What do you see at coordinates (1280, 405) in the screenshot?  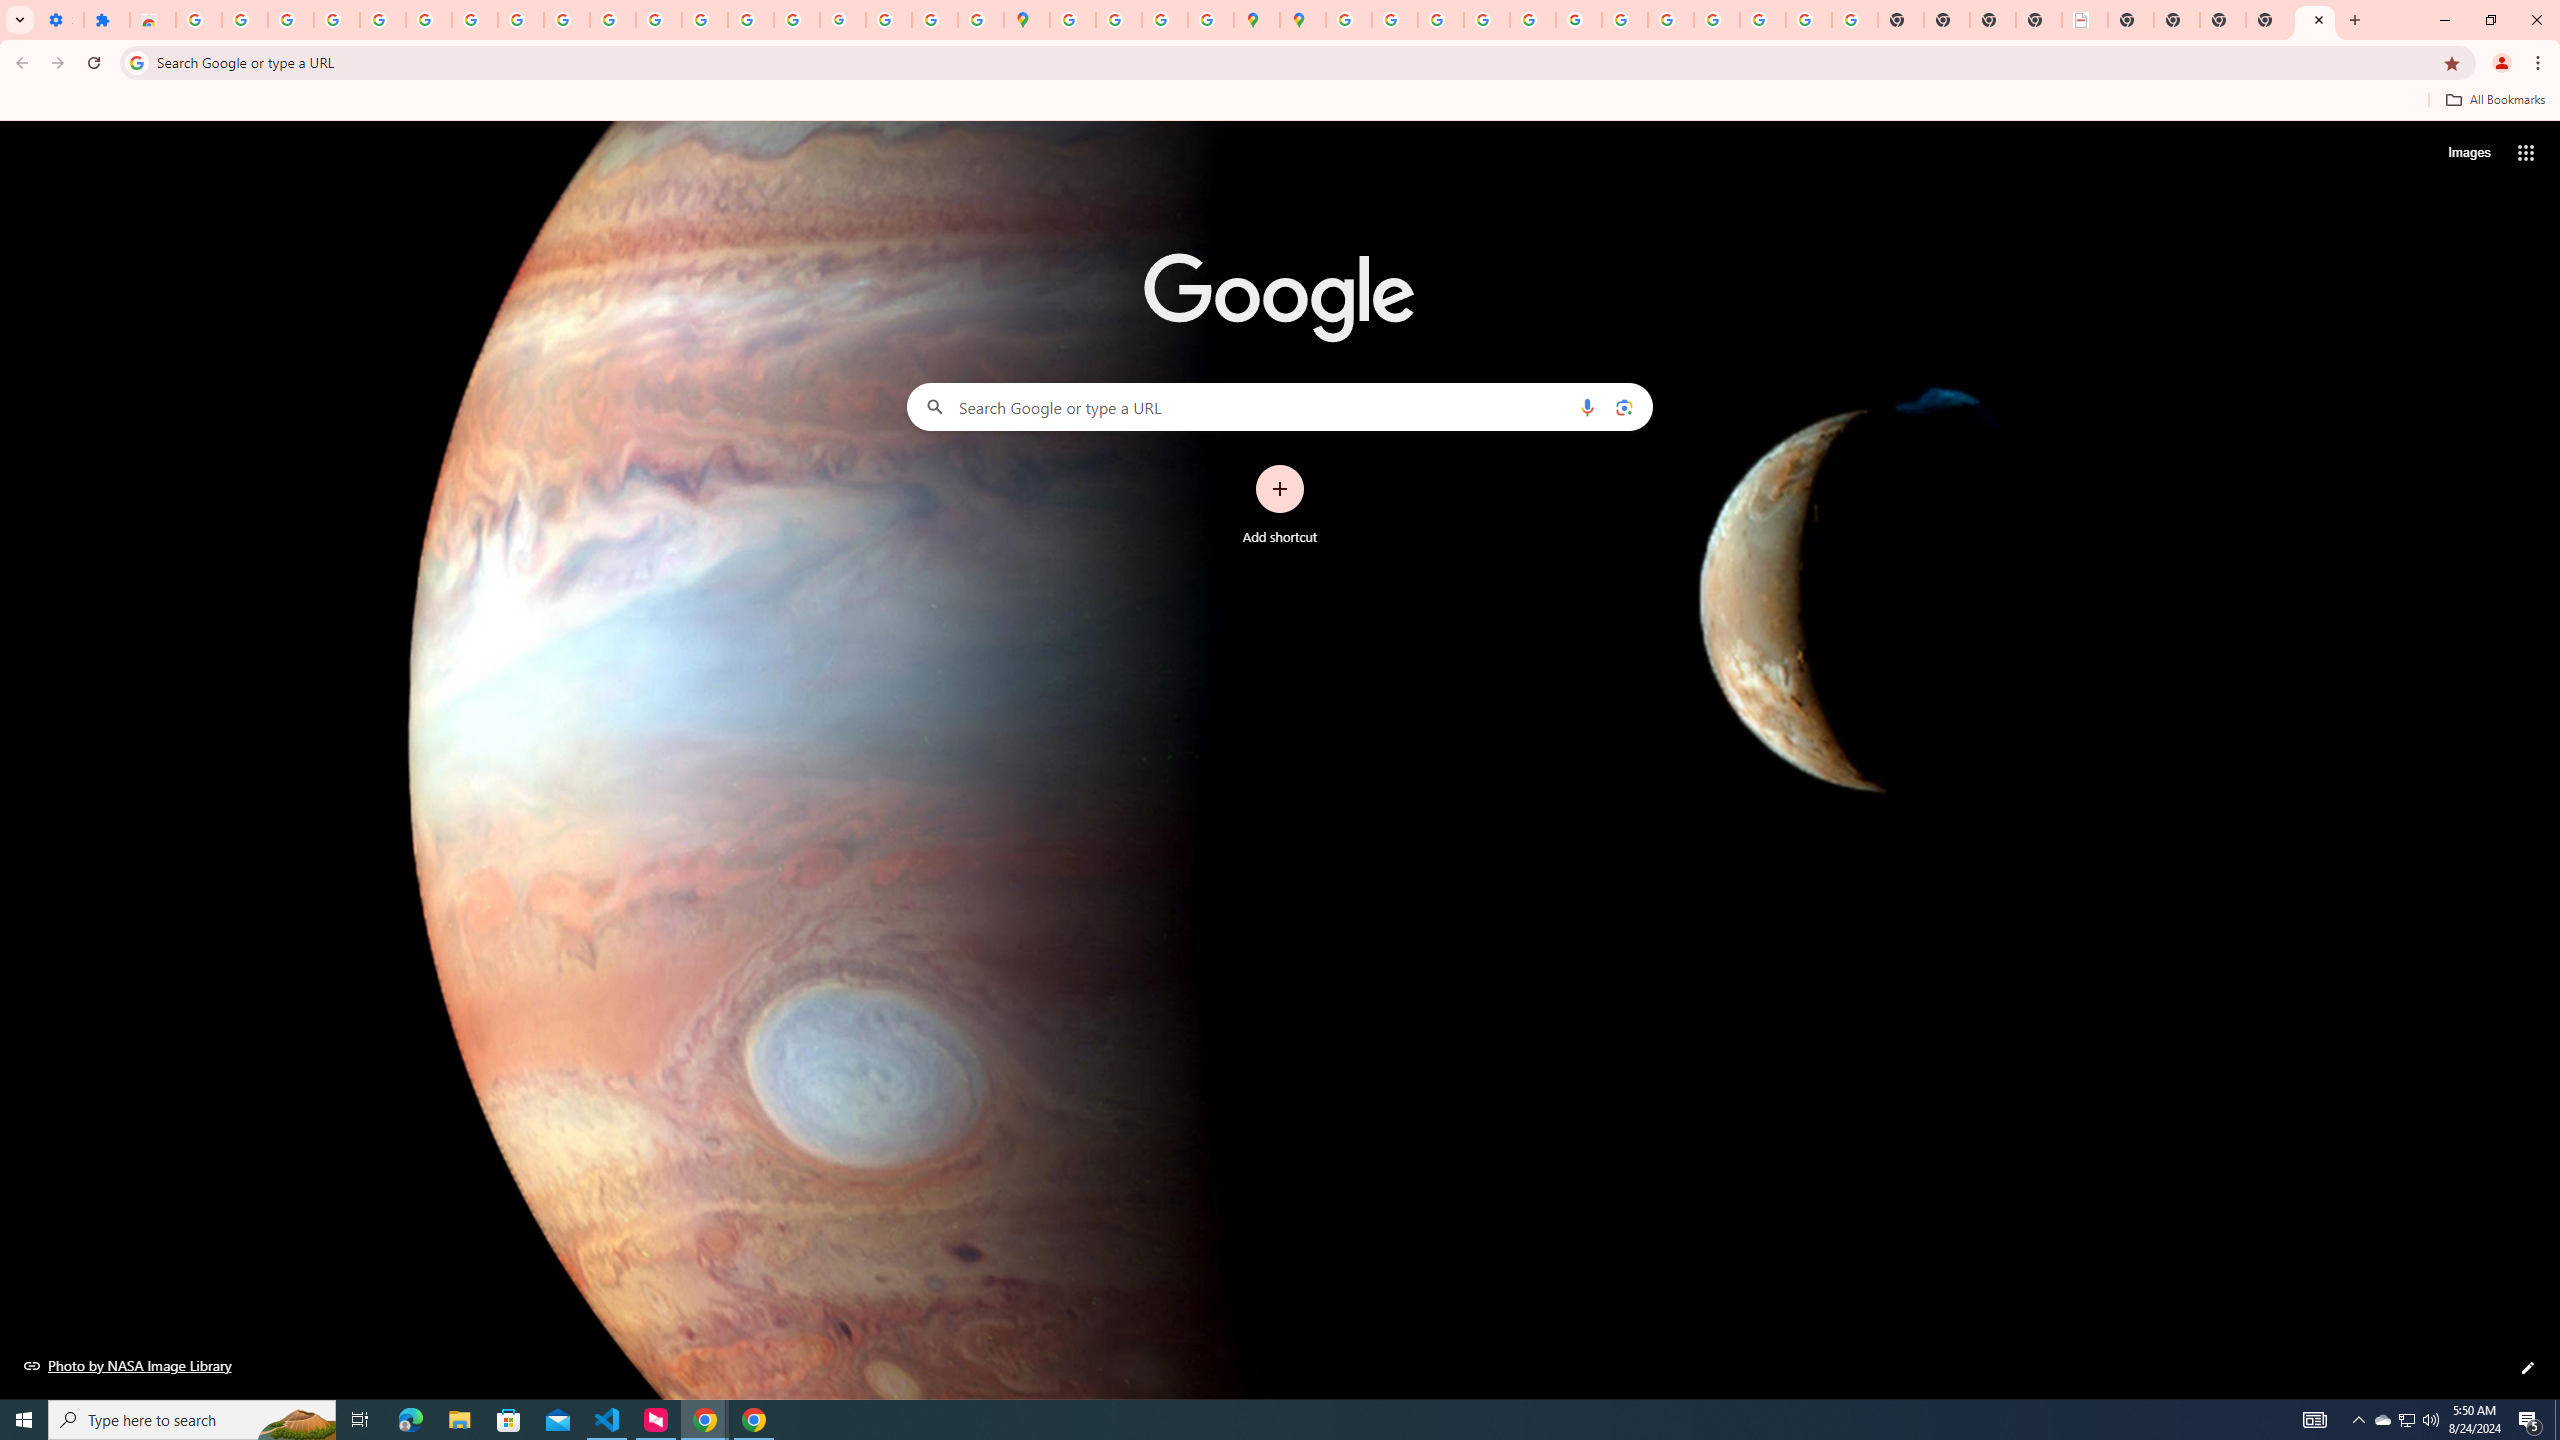 I see `'Search Google or type a URL'` at bounding box center [1280, 405].